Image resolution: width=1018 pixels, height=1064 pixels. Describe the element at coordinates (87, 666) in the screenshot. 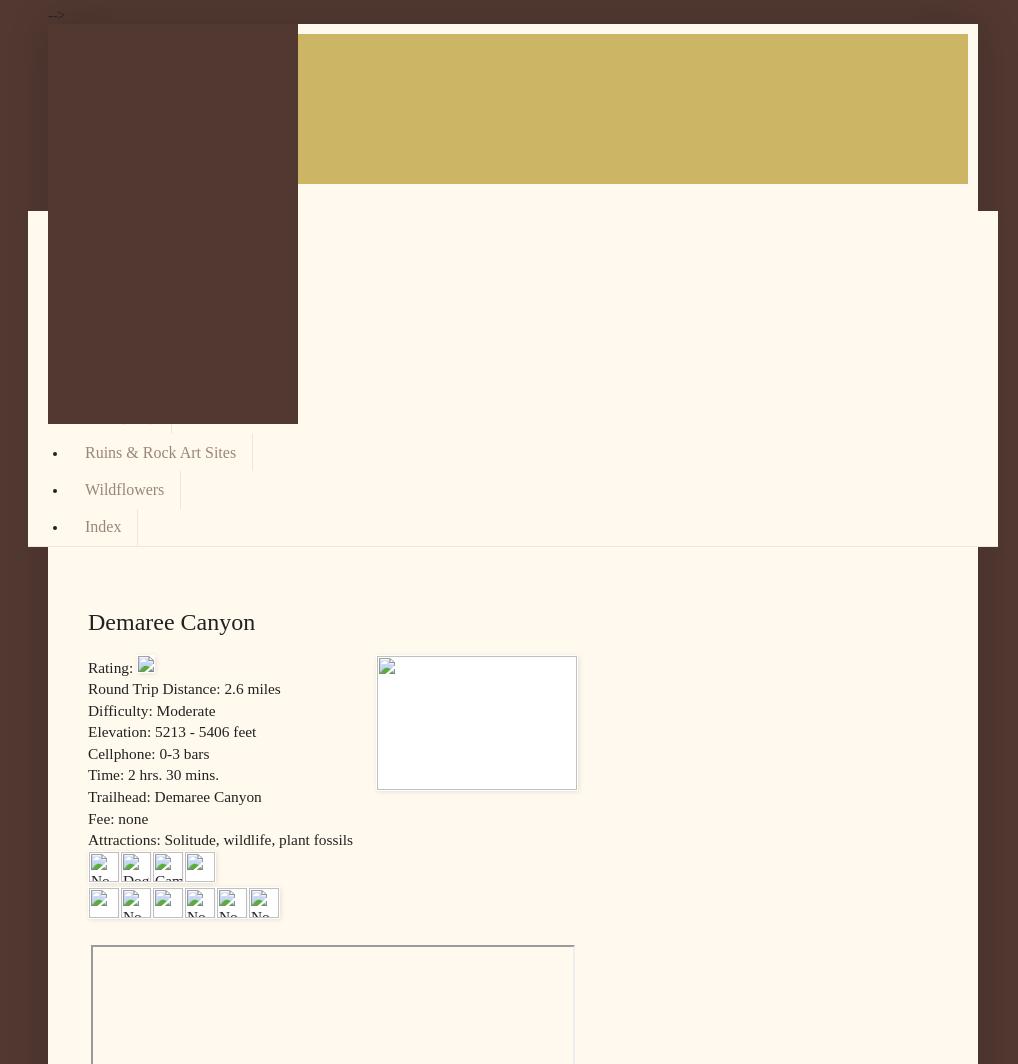

I see `'Rating:'` at that location.